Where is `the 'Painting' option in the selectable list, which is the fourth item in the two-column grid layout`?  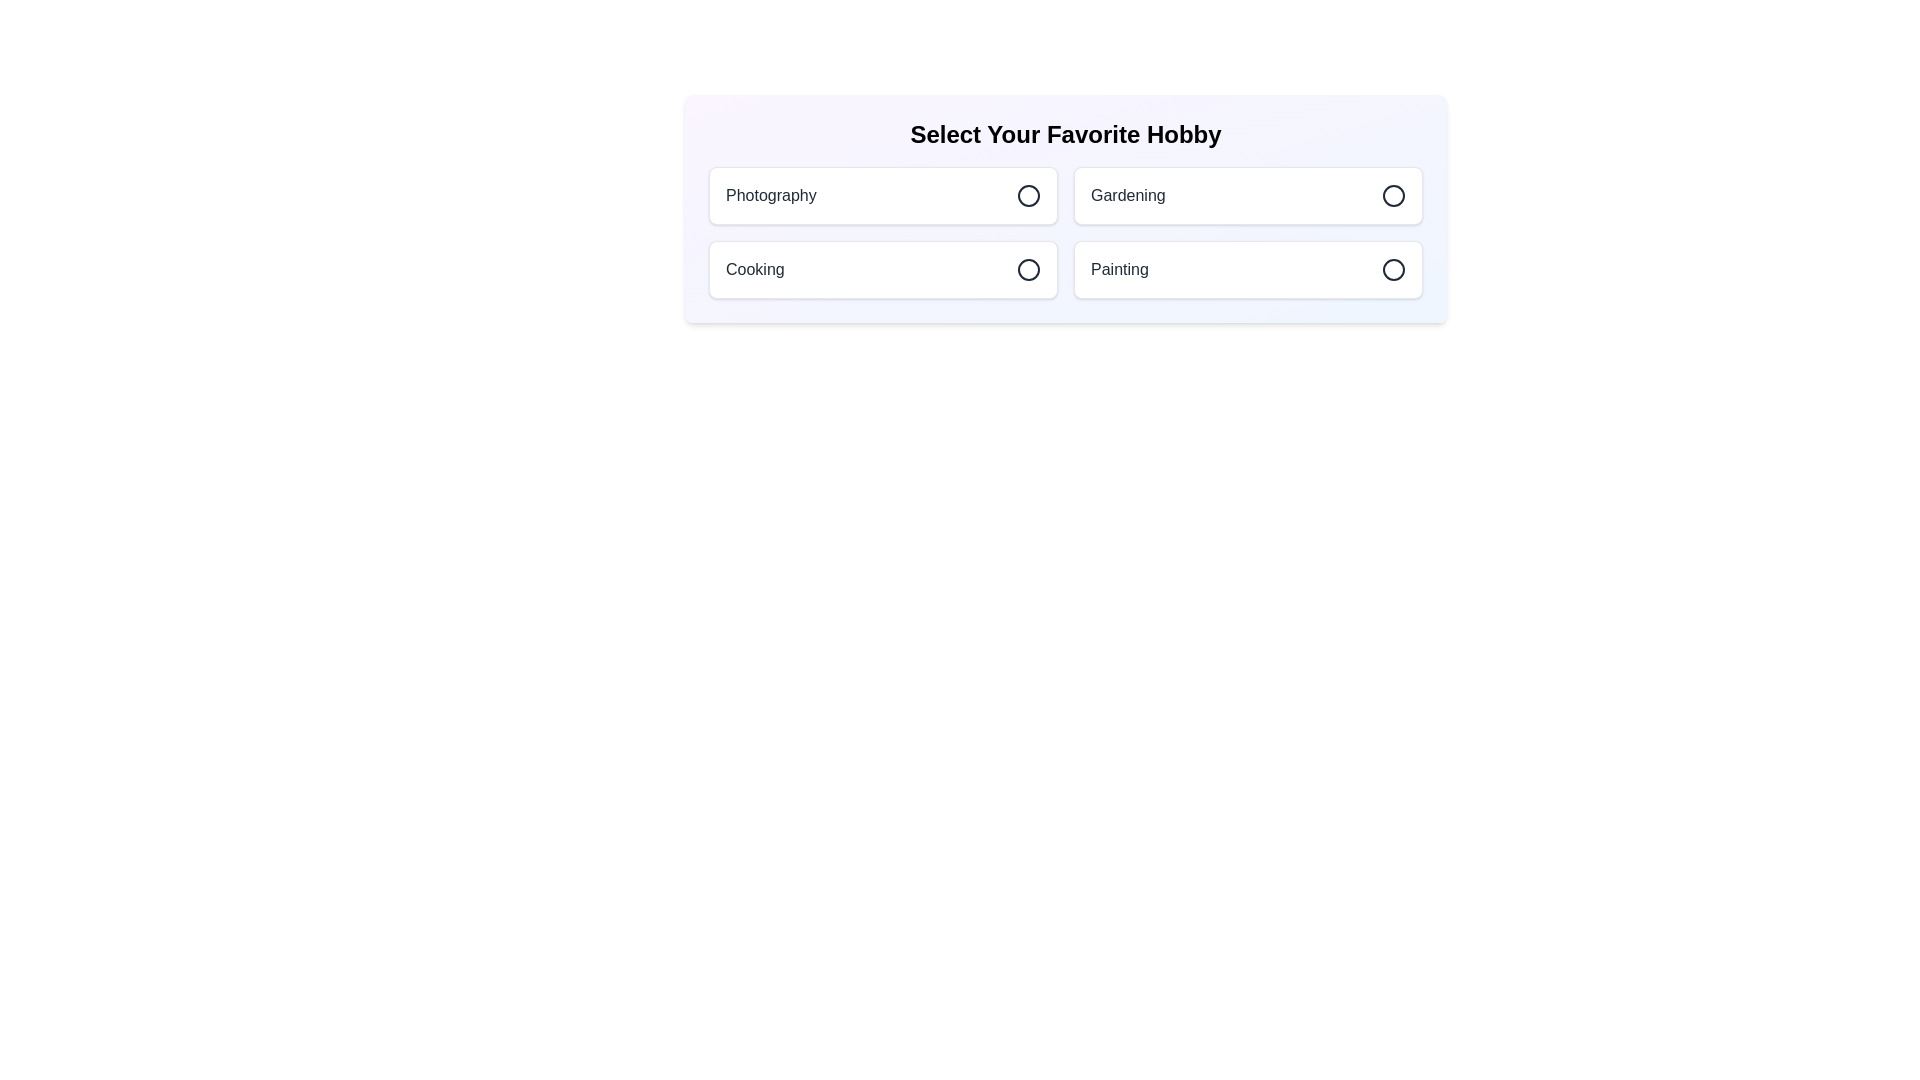
the 'Painting' option in the selectable list, which is the fourth item in the two-column grid layout is located at coordinates (1247, 270).